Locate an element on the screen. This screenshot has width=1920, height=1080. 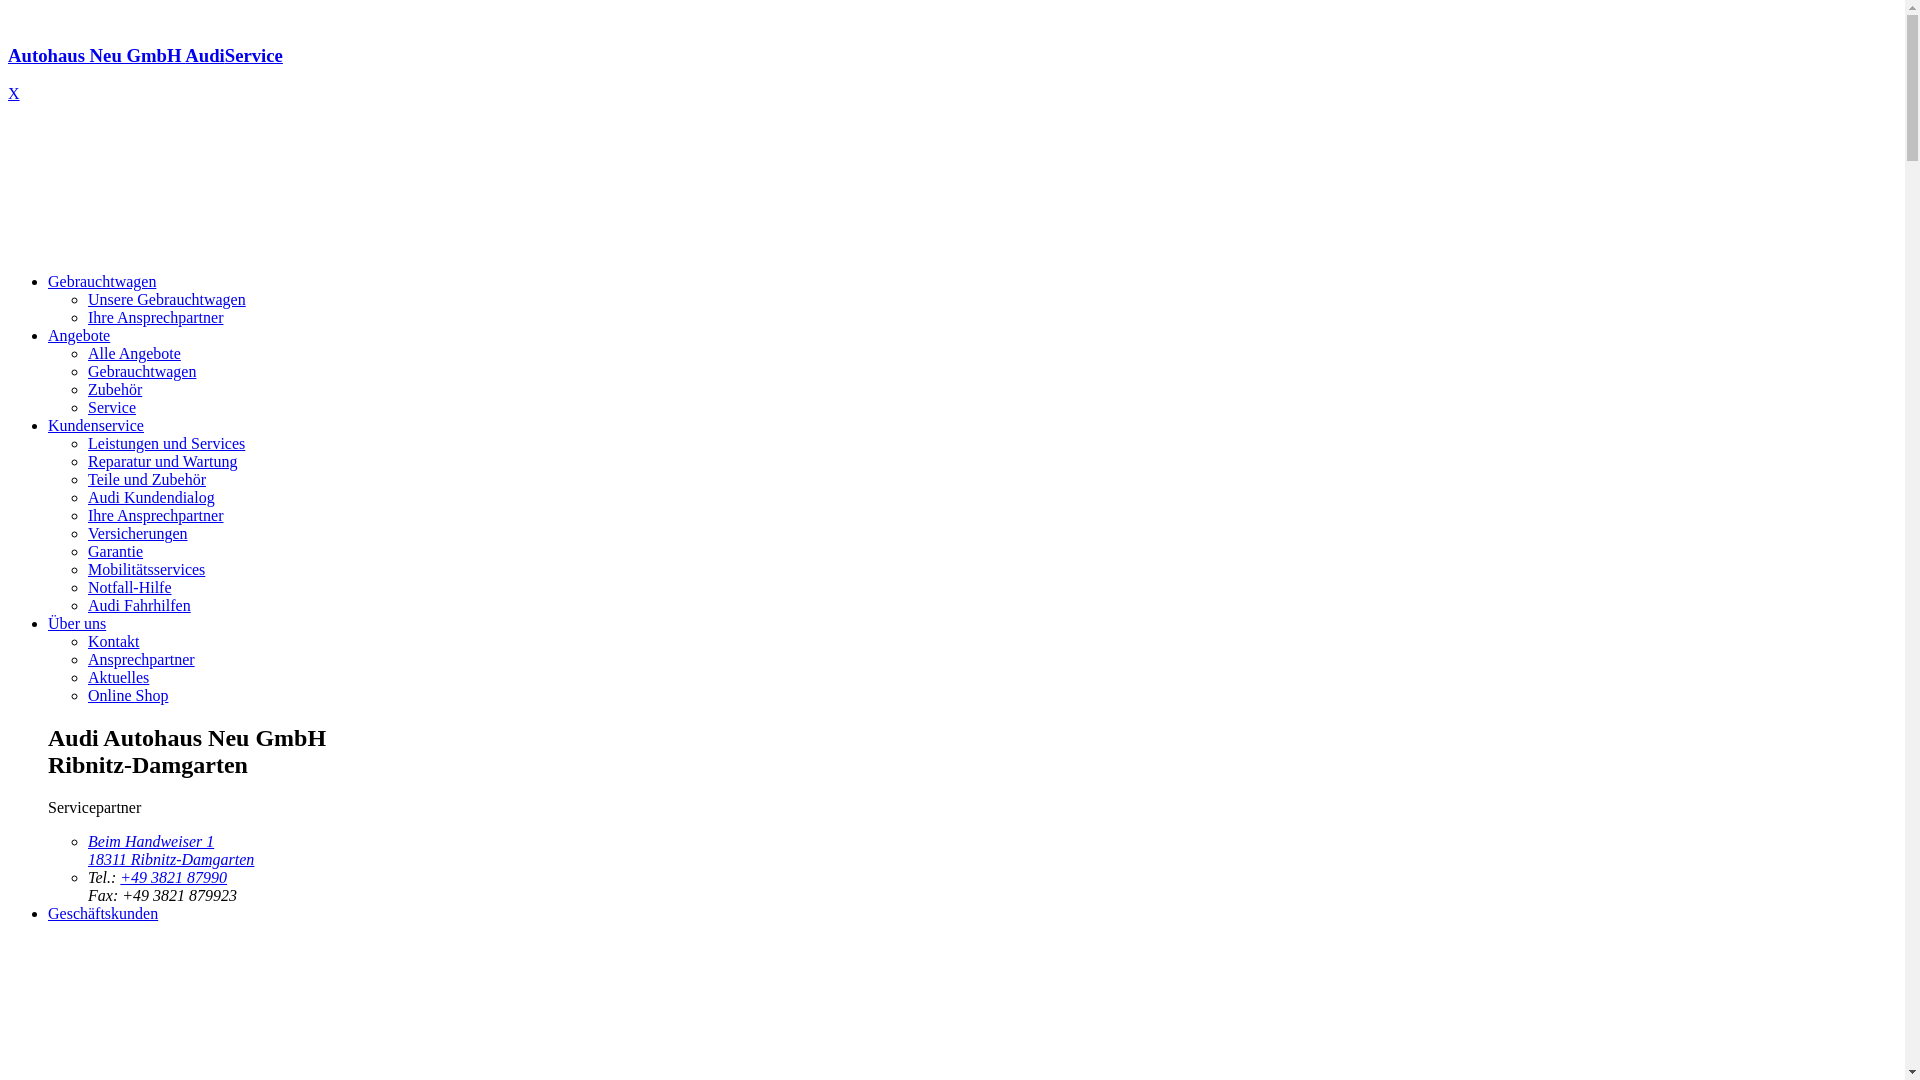
'Kundenservice' is located at coordinates (95, 424).